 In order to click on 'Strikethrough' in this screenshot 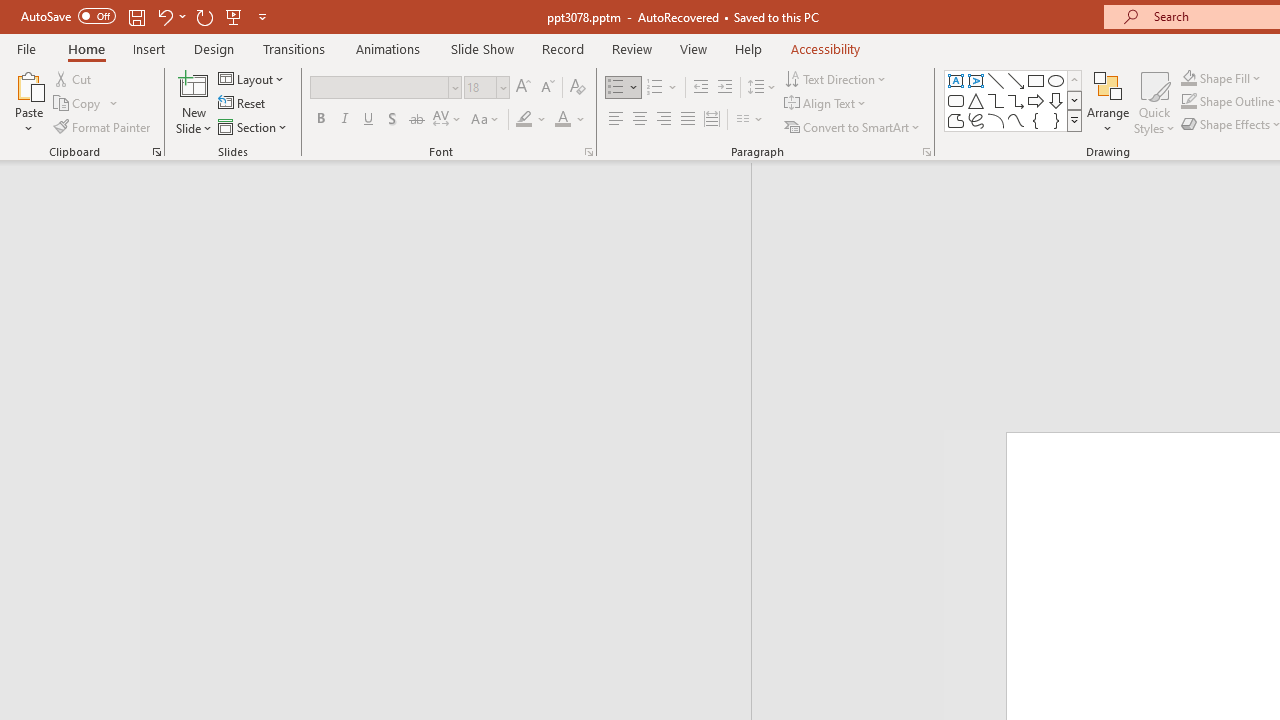, I will do `click(415, 119)`.